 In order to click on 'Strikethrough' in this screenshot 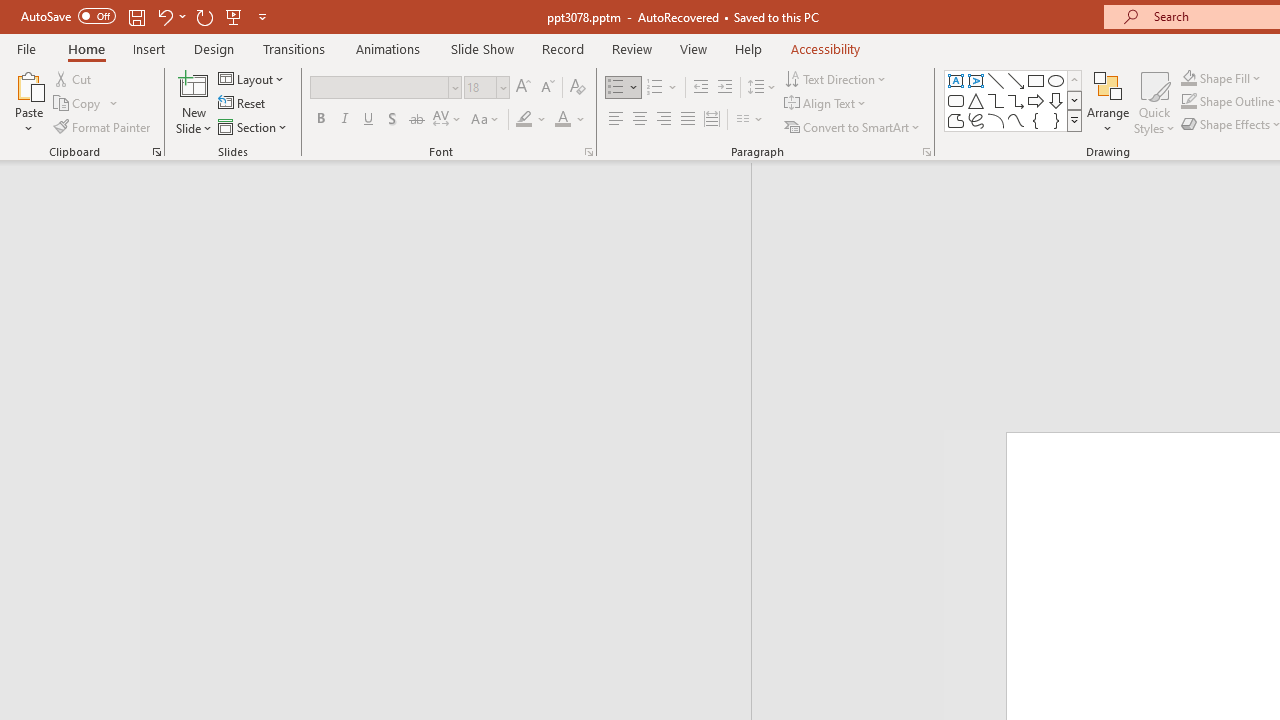, I will do `click(415, 119)`.